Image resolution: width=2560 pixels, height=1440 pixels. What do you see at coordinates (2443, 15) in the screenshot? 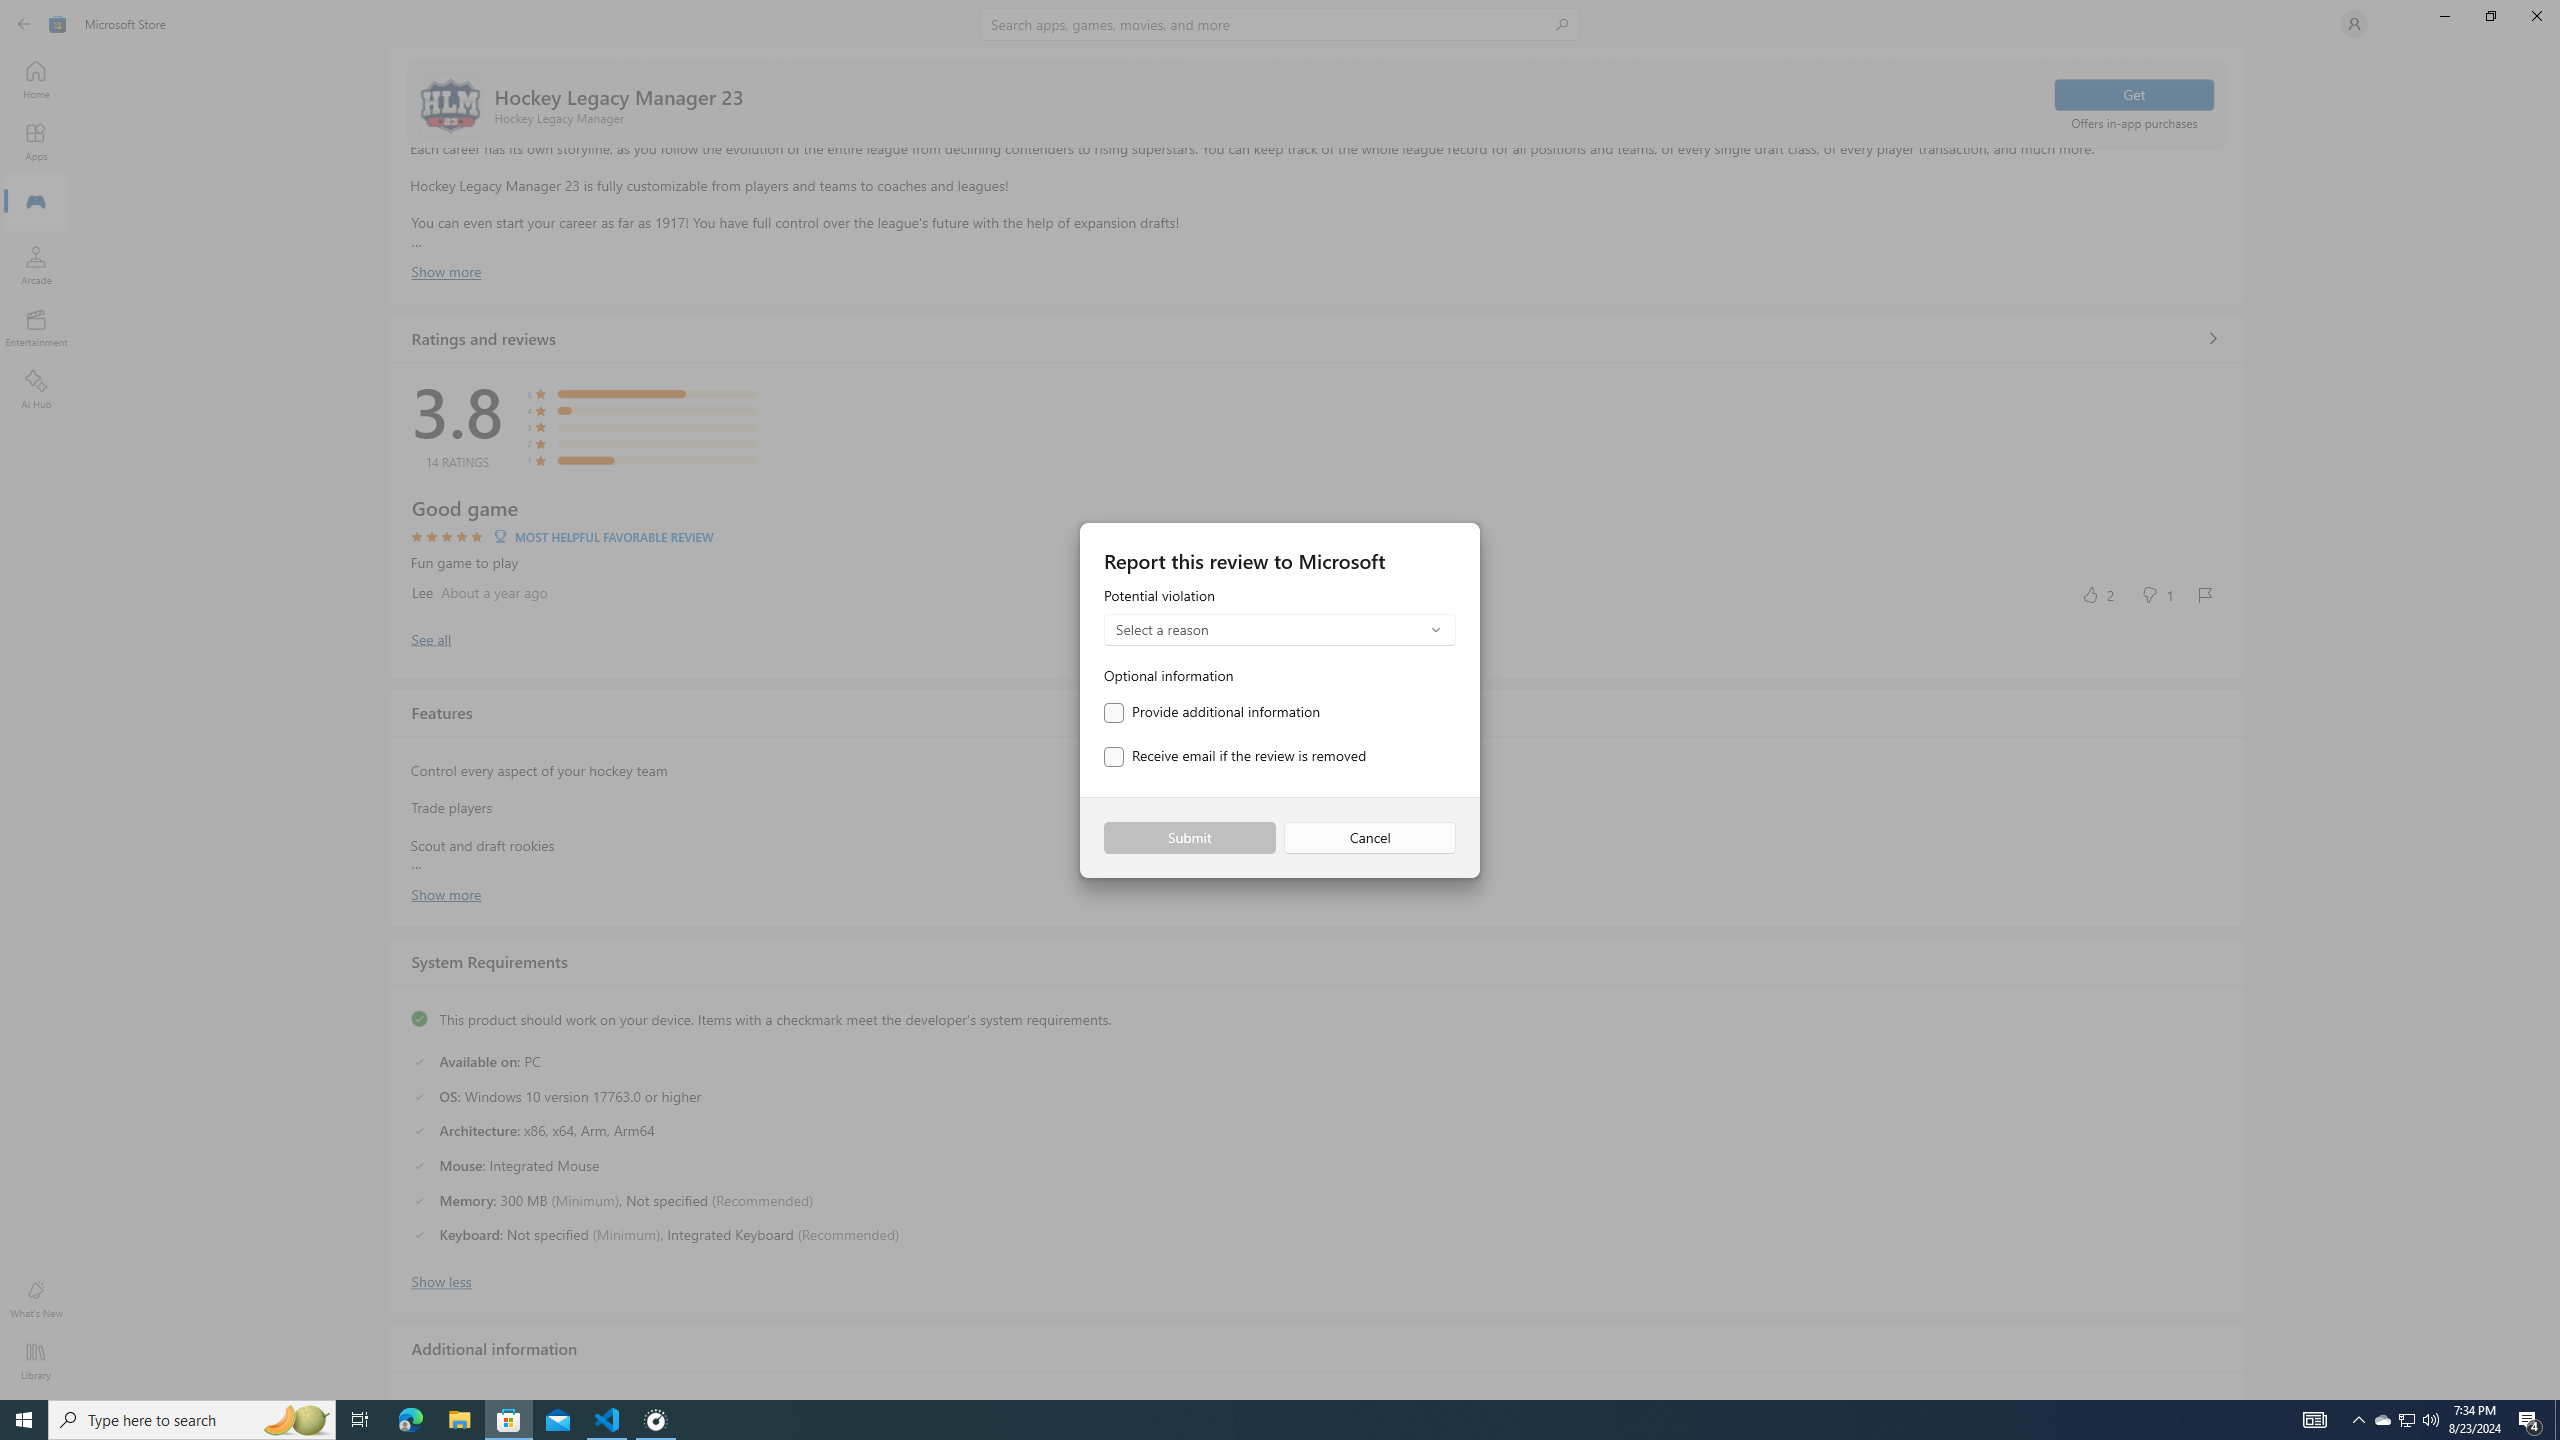
I see `'Minimize Microsoft Store'` at bounding box center [2443, 15].